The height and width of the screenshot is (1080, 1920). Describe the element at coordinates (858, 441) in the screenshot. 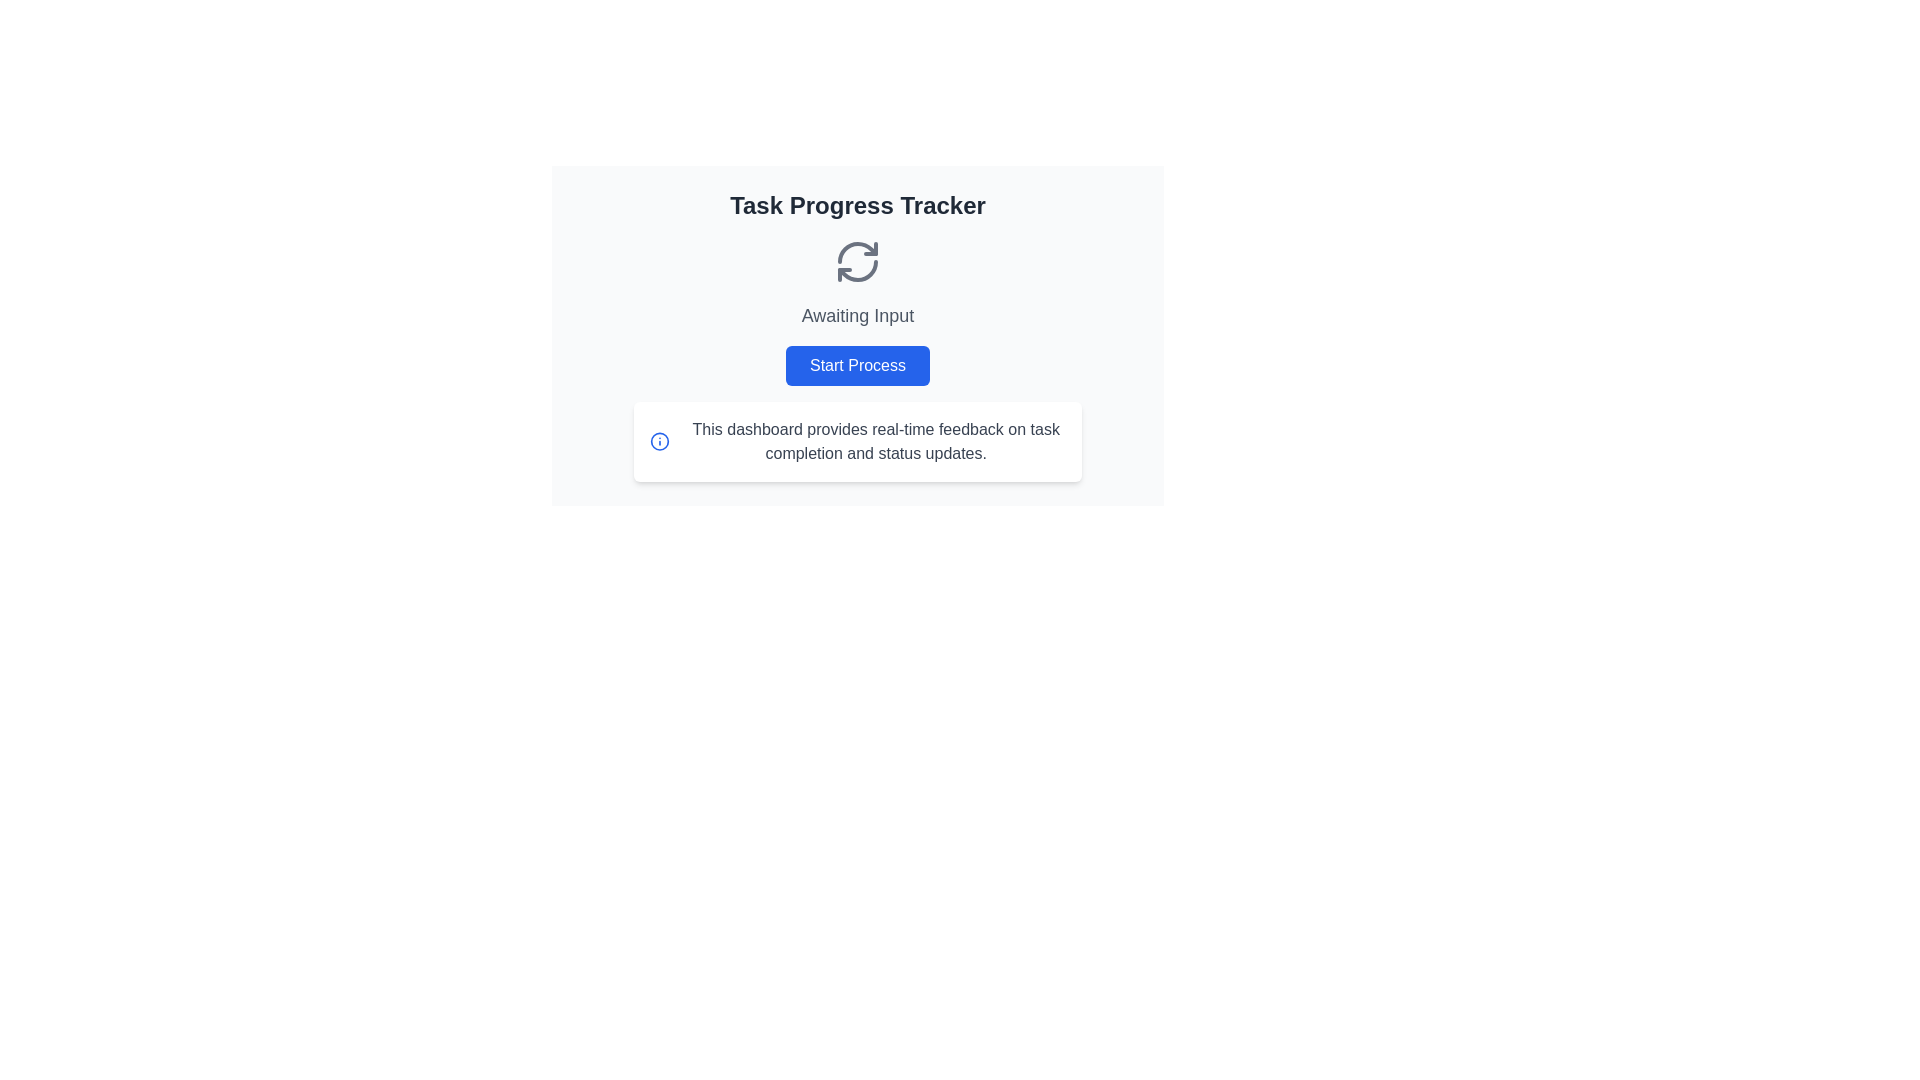

I see `the Informational Tooltip element that contains the text 'This dashboard provides real-time feedback on task completion and status updates.'` at that location.